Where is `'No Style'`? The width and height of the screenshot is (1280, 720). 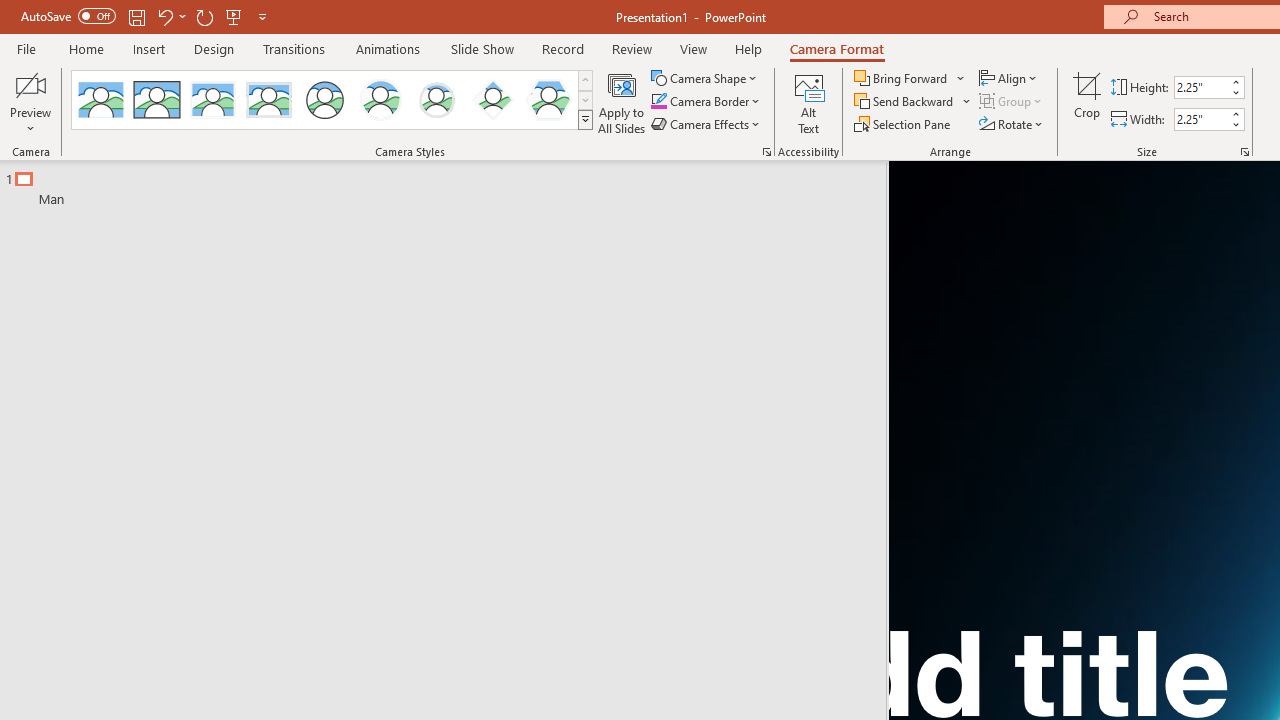 'No Style' is located at coordinates (100, 100).